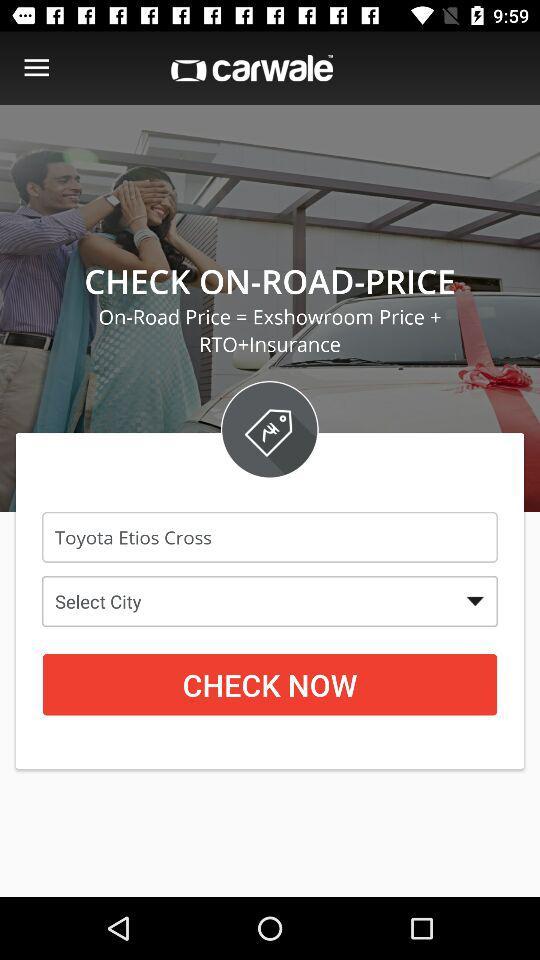  Describe the element at coordinates (36, 68) in the screenshot. I see `more` at that location.